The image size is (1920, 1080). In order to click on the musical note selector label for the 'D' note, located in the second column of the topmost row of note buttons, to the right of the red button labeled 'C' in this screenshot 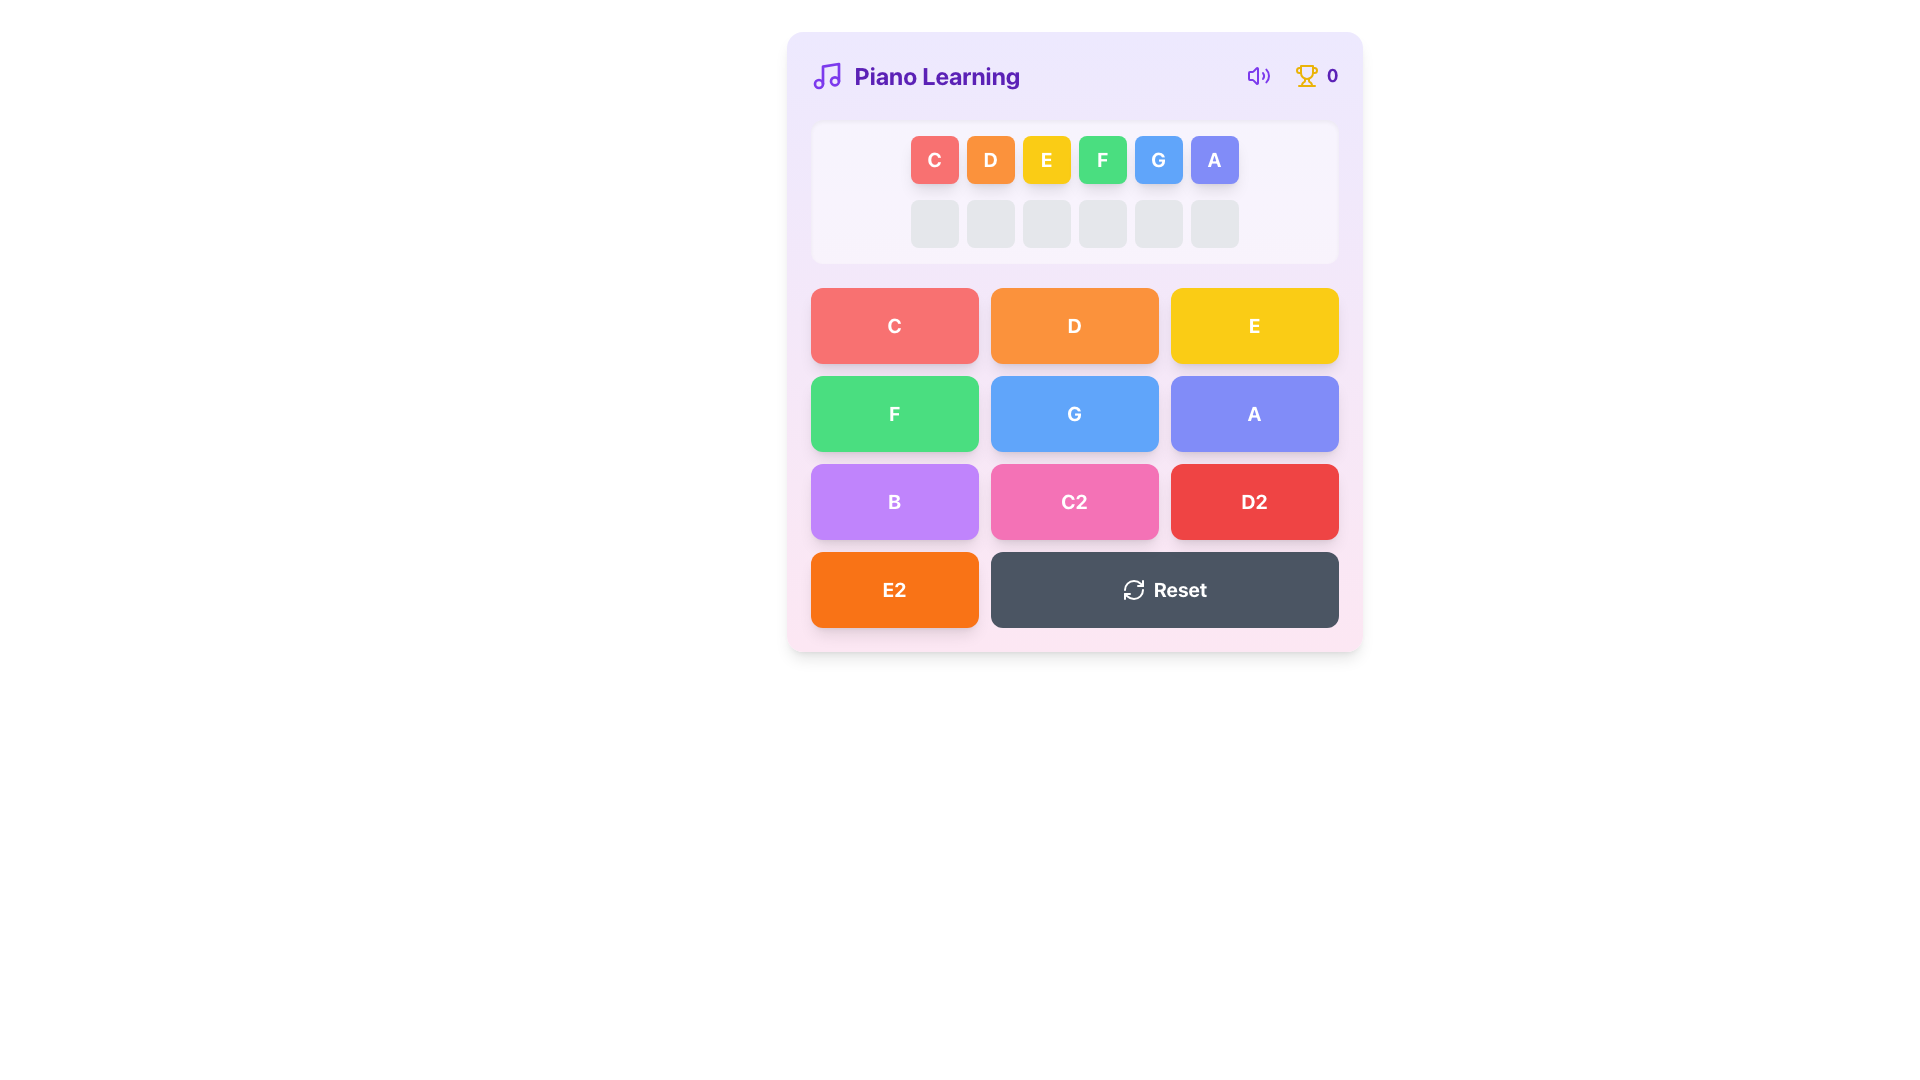, I will do `click(990, 158)`.